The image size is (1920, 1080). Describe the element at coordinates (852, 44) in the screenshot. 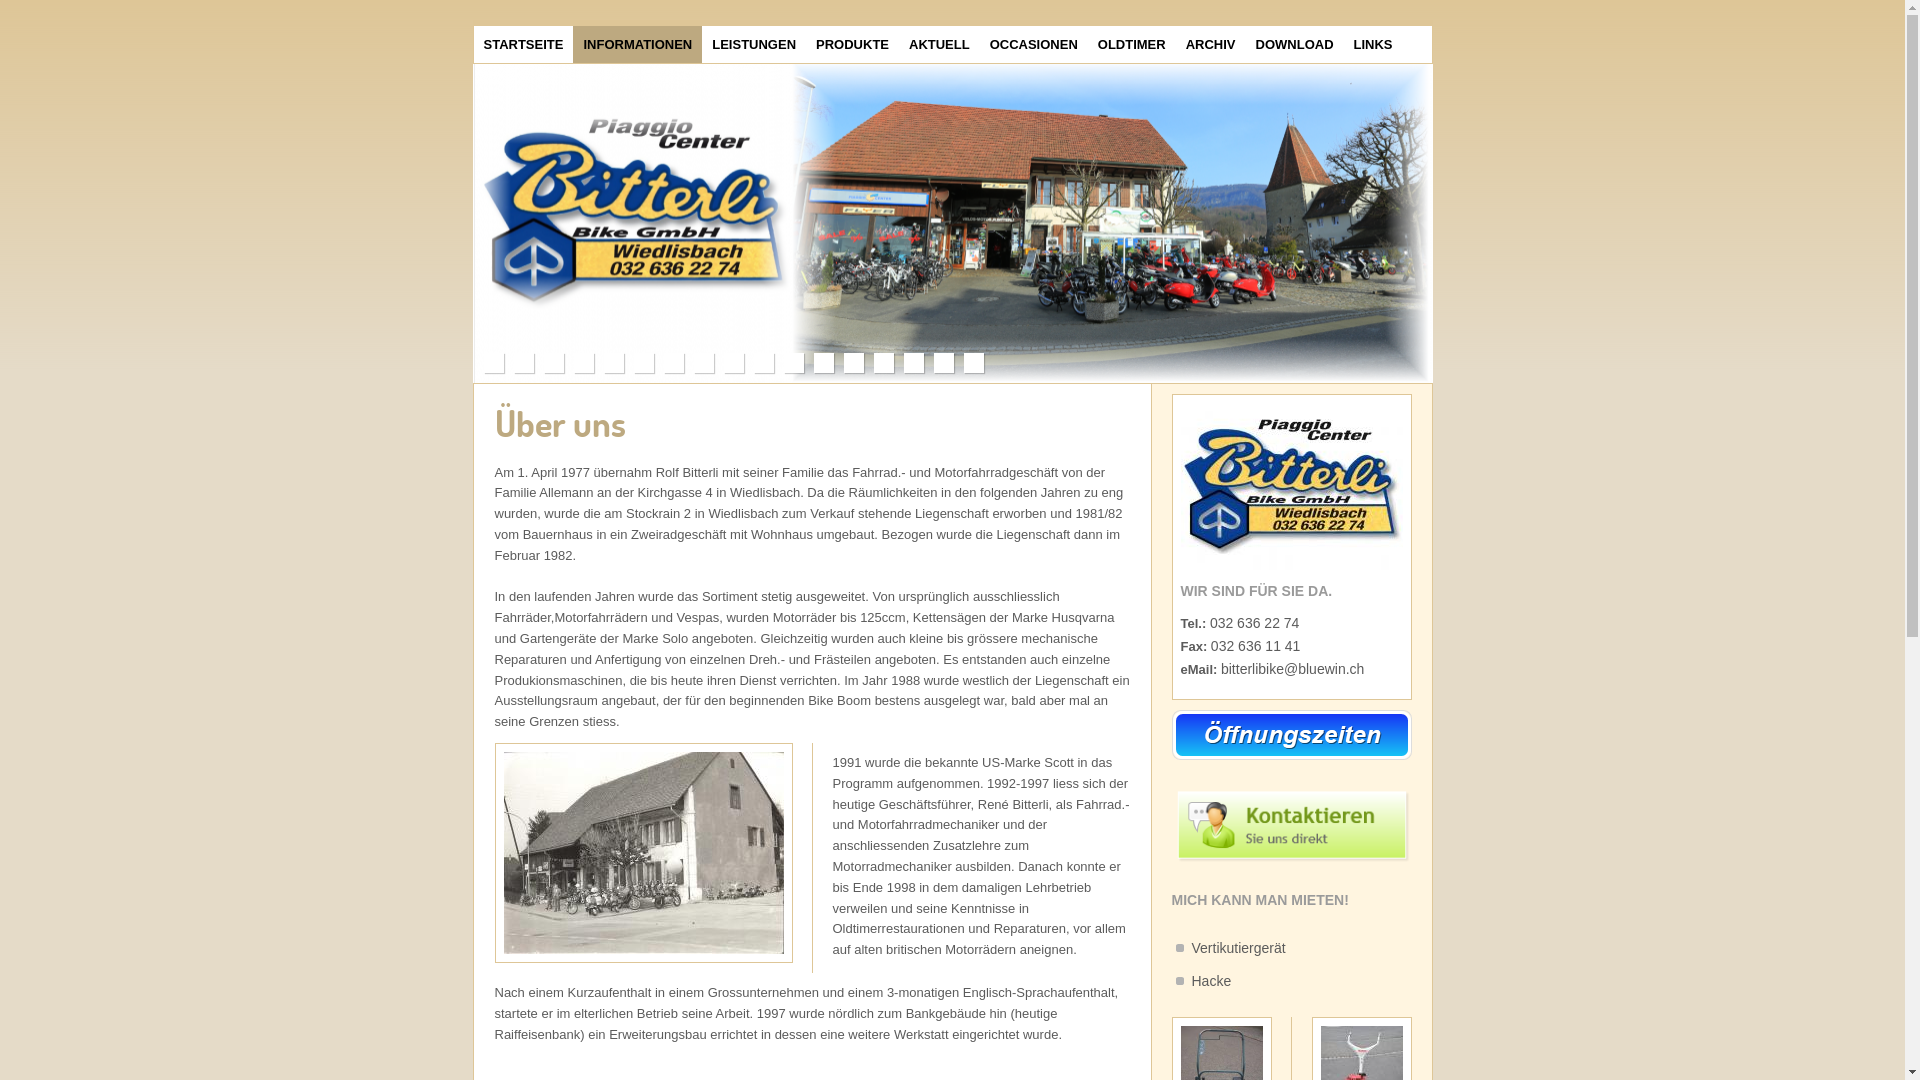

I see `'PRODUKTE'` at that location.